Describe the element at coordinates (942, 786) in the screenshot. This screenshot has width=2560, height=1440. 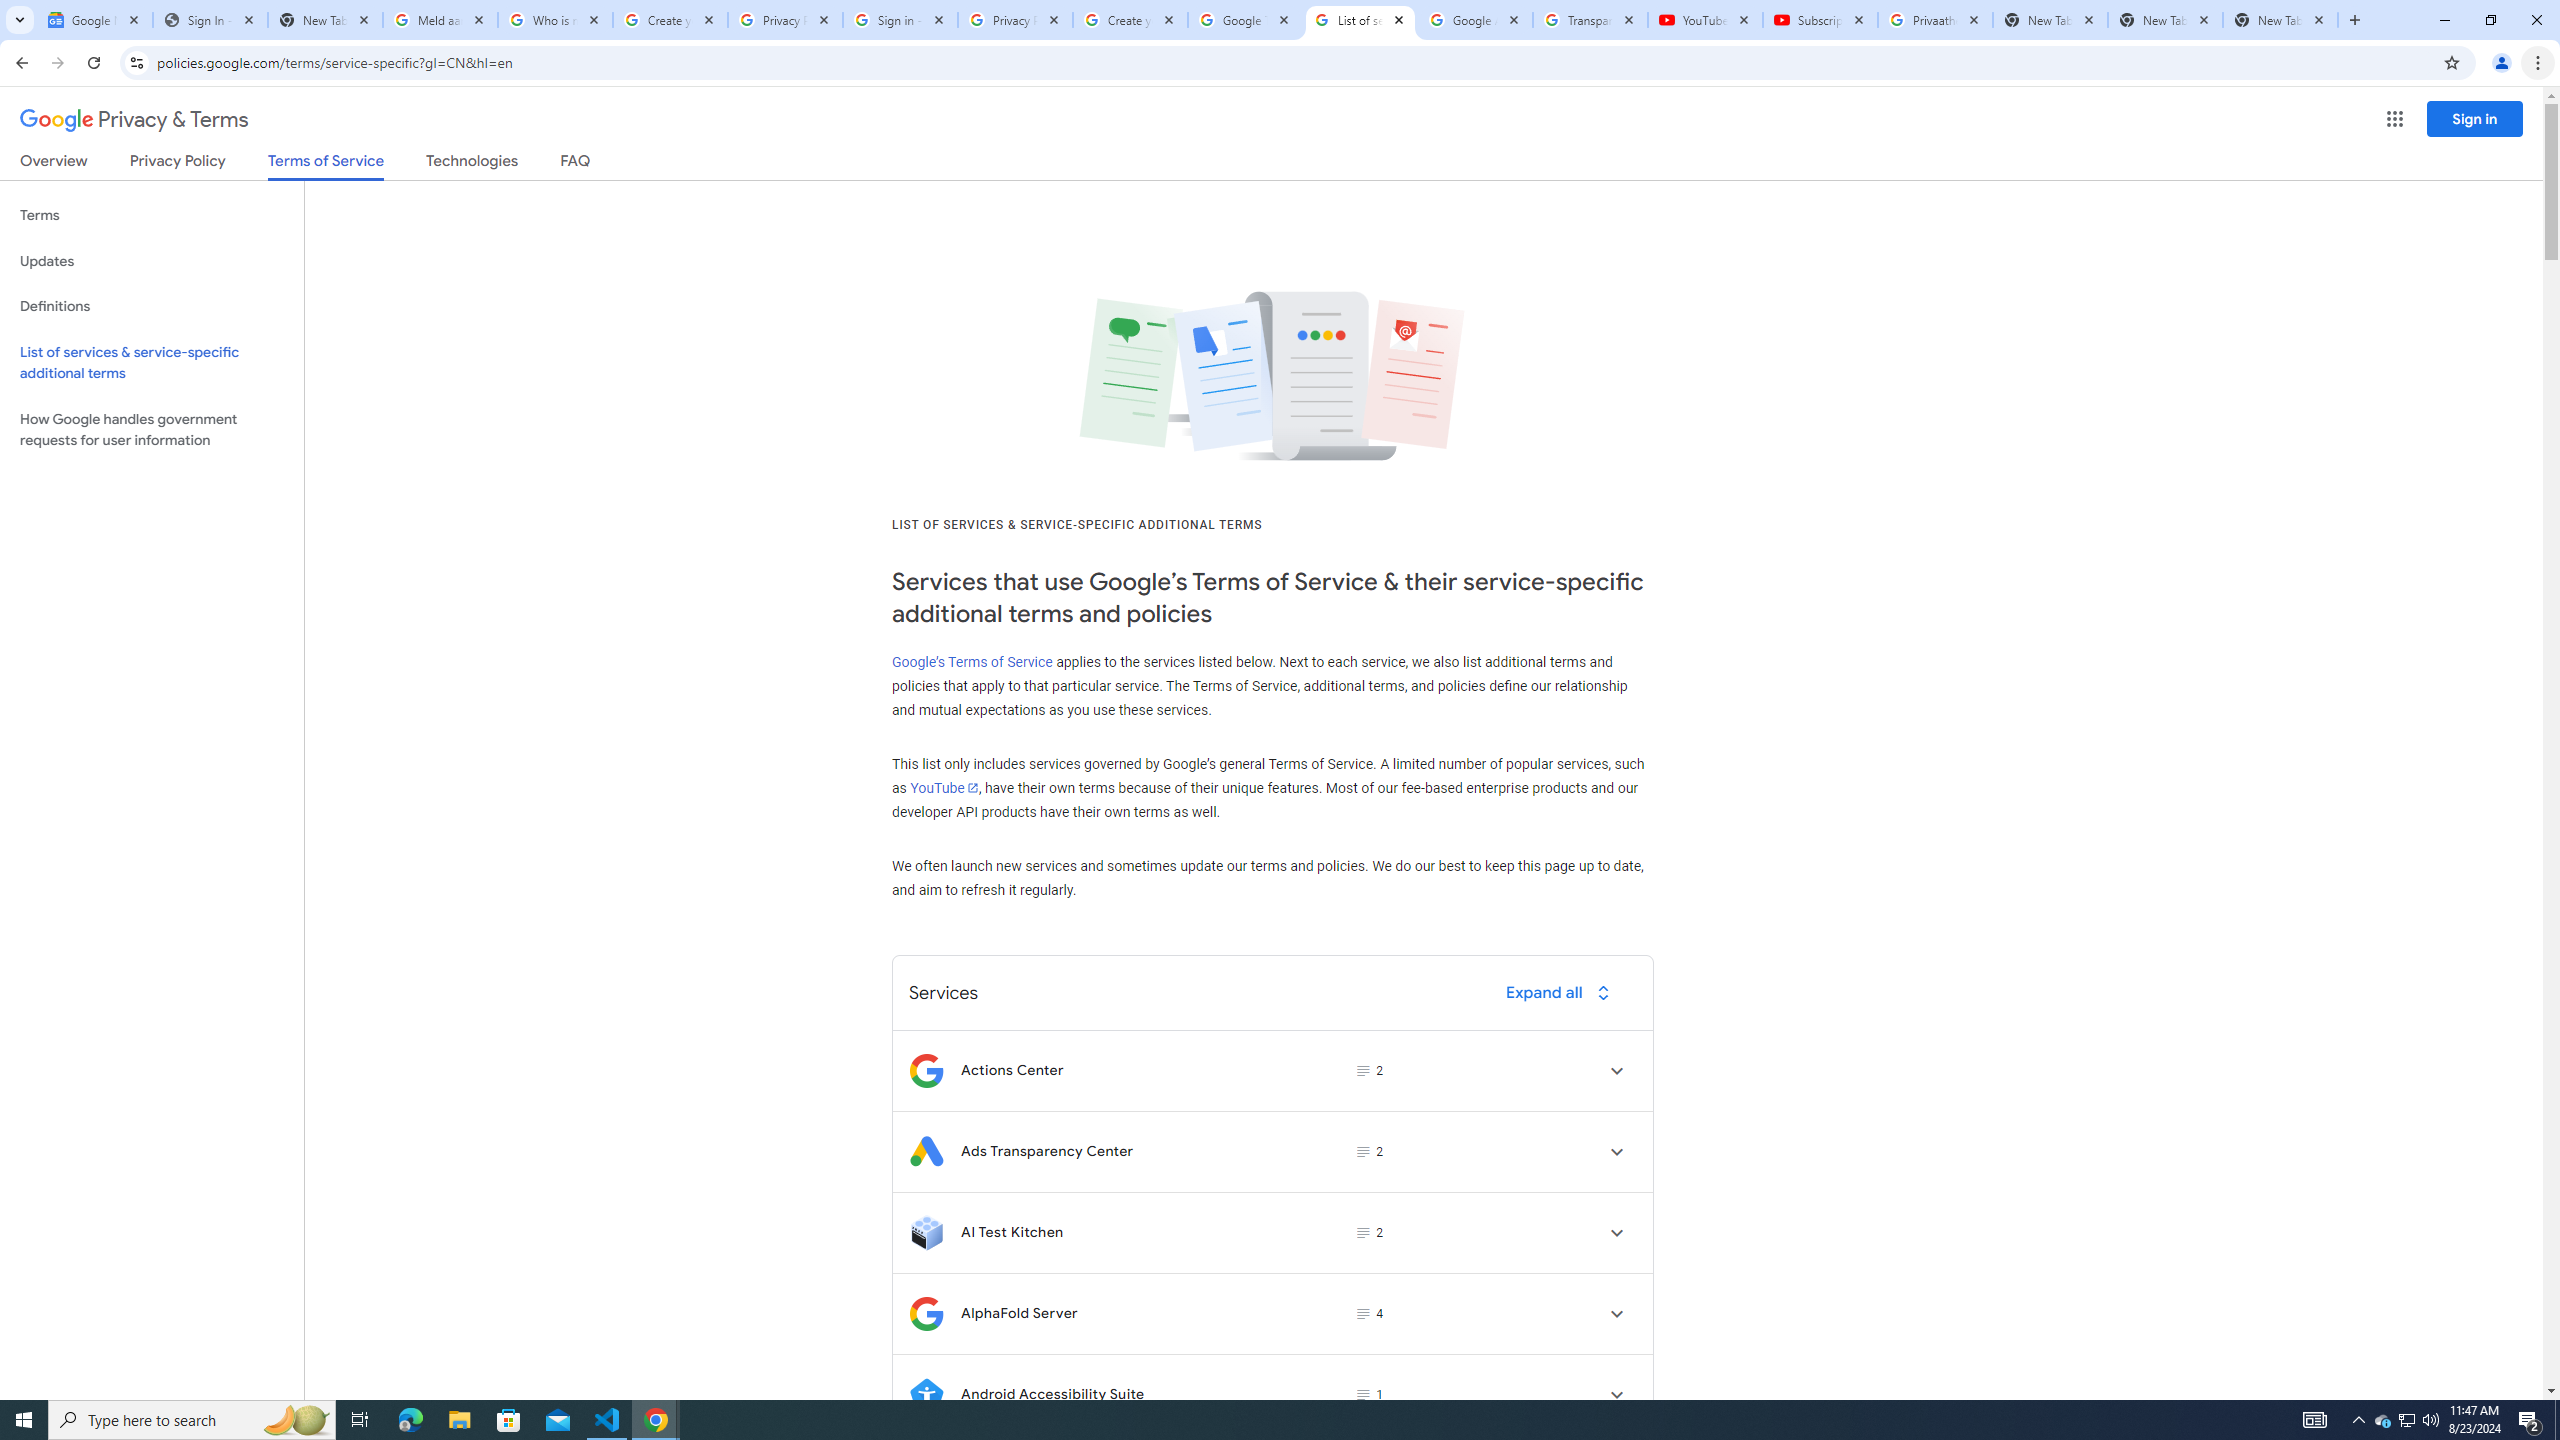
I see `'YouTube'` at that location.